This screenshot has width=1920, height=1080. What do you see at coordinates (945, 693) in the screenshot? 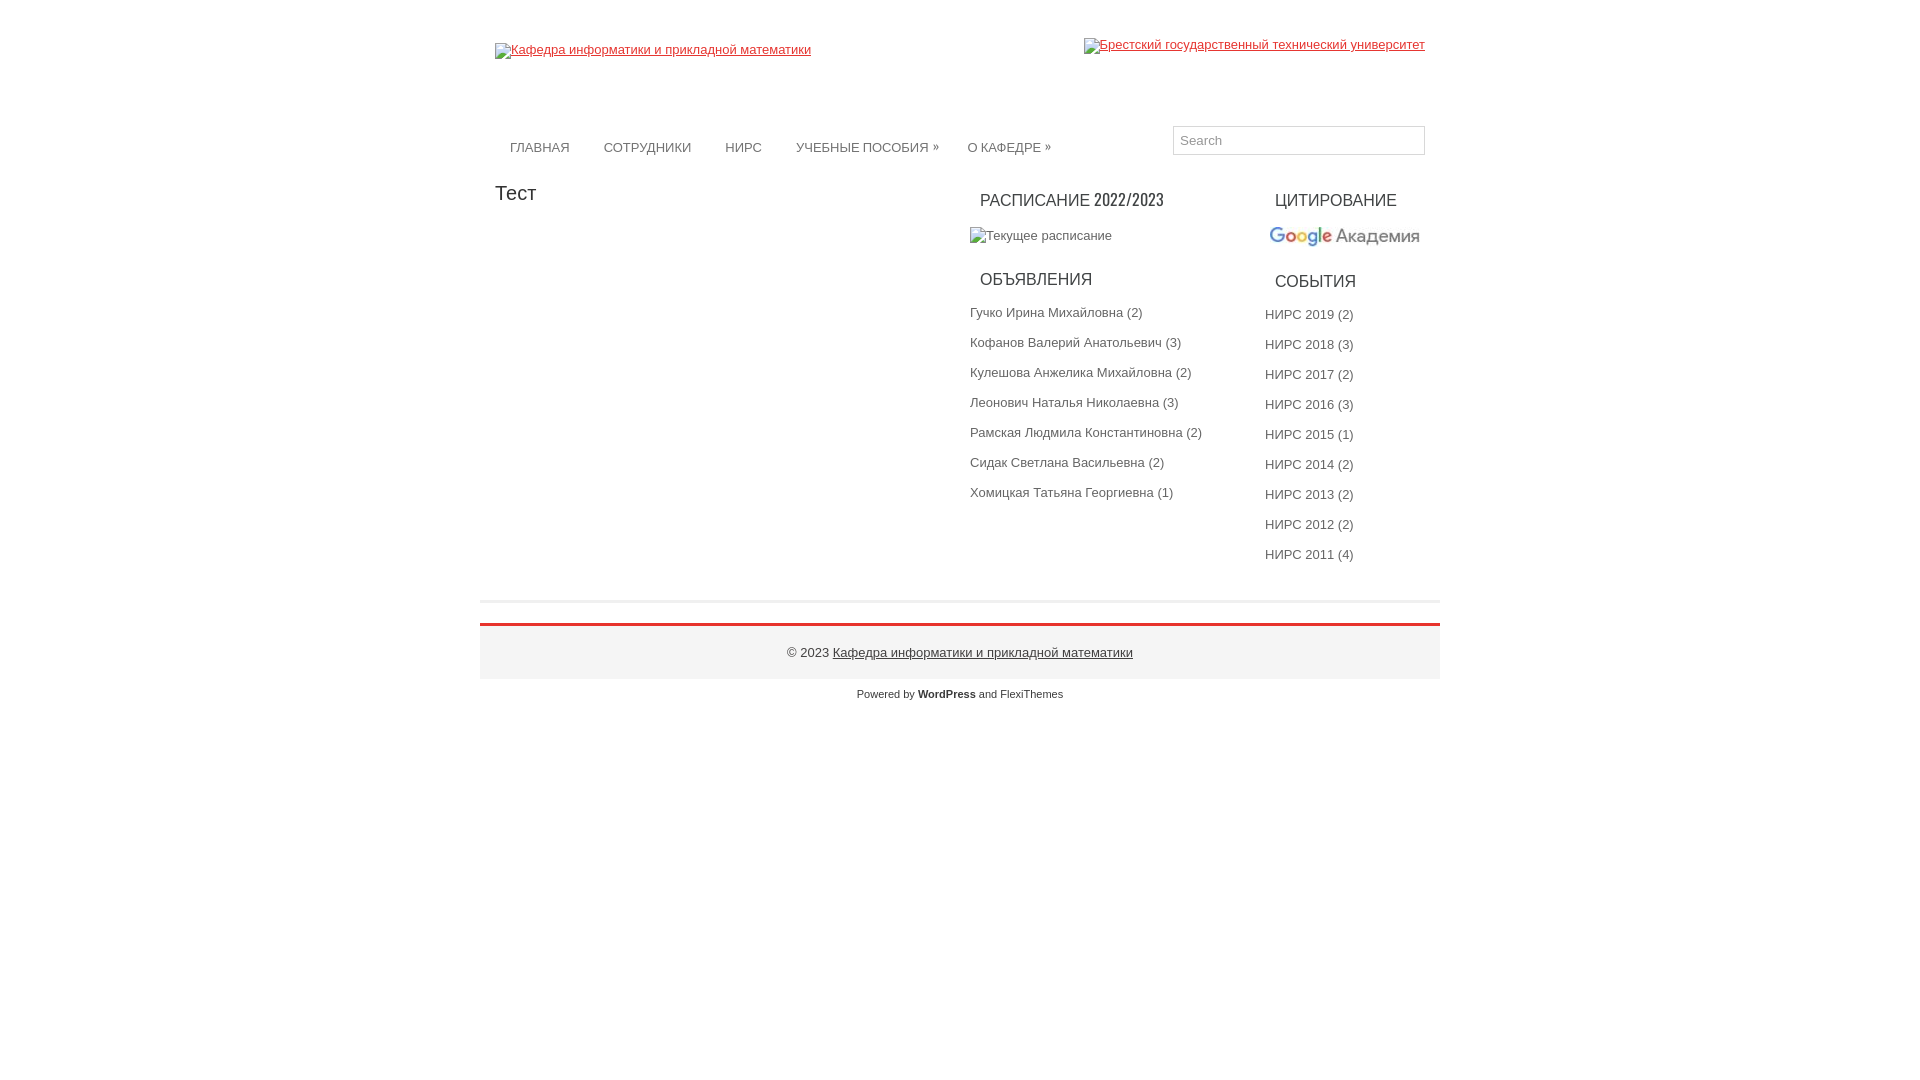
I see `'WordPress'` at bounding box center [945, 693].